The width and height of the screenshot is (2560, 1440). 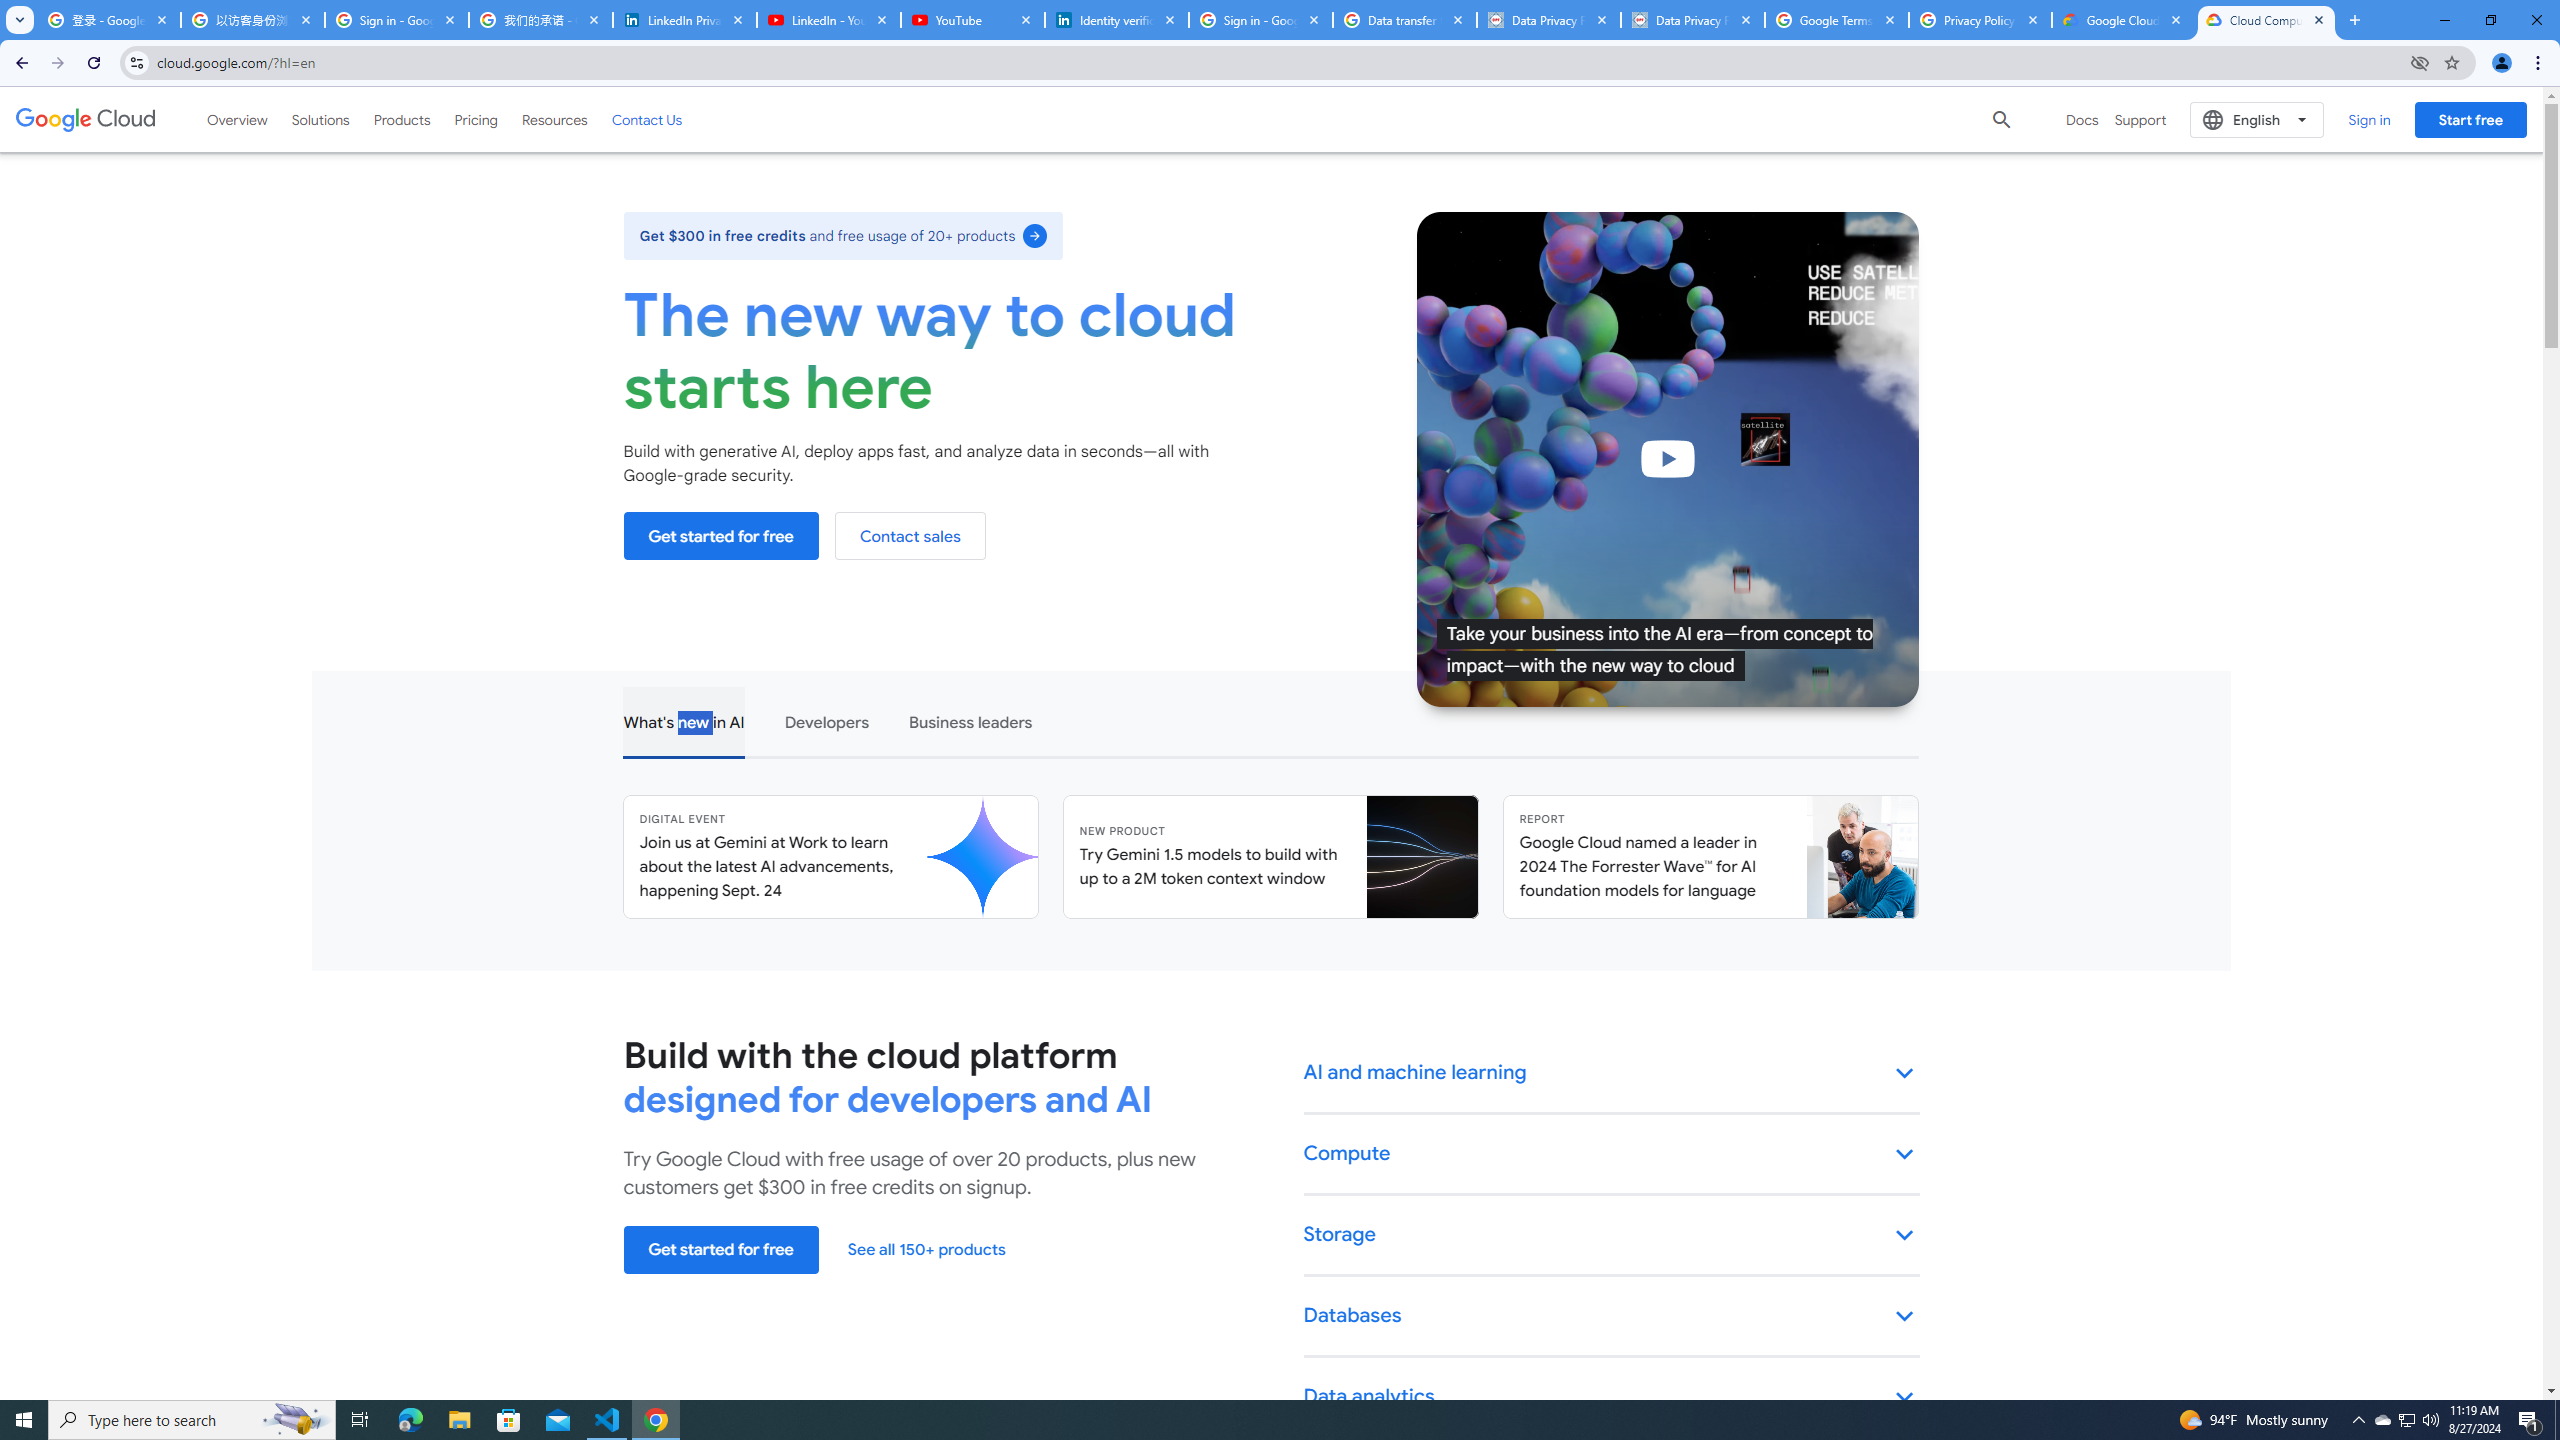 I want to click on 'Developers', so click(x=824, y=720).